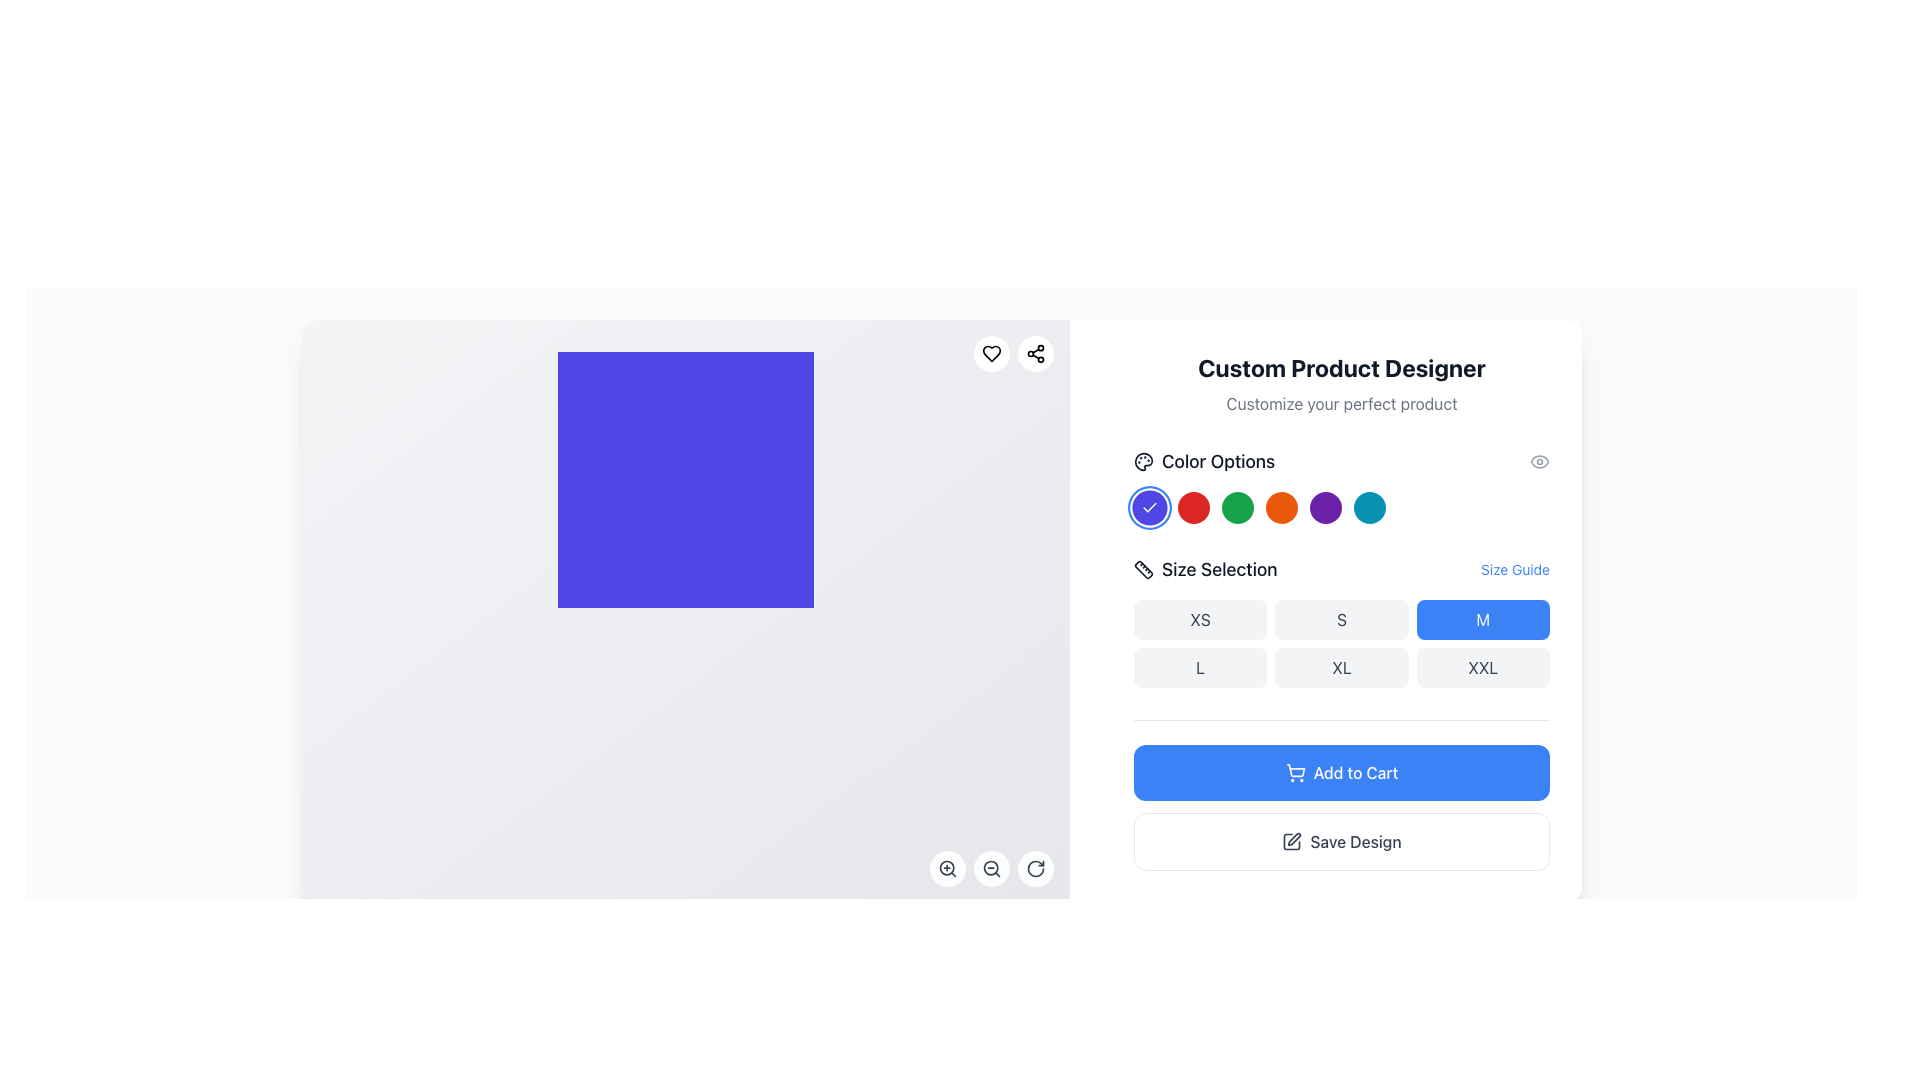  What do you see at coordinates (992, 867) in the screenshot?
I see `the magnifying glass icon button with a minus sign inside, located at the bottom right of the layout between the zoom-in and reset icons` at bounding box center [992, 867].